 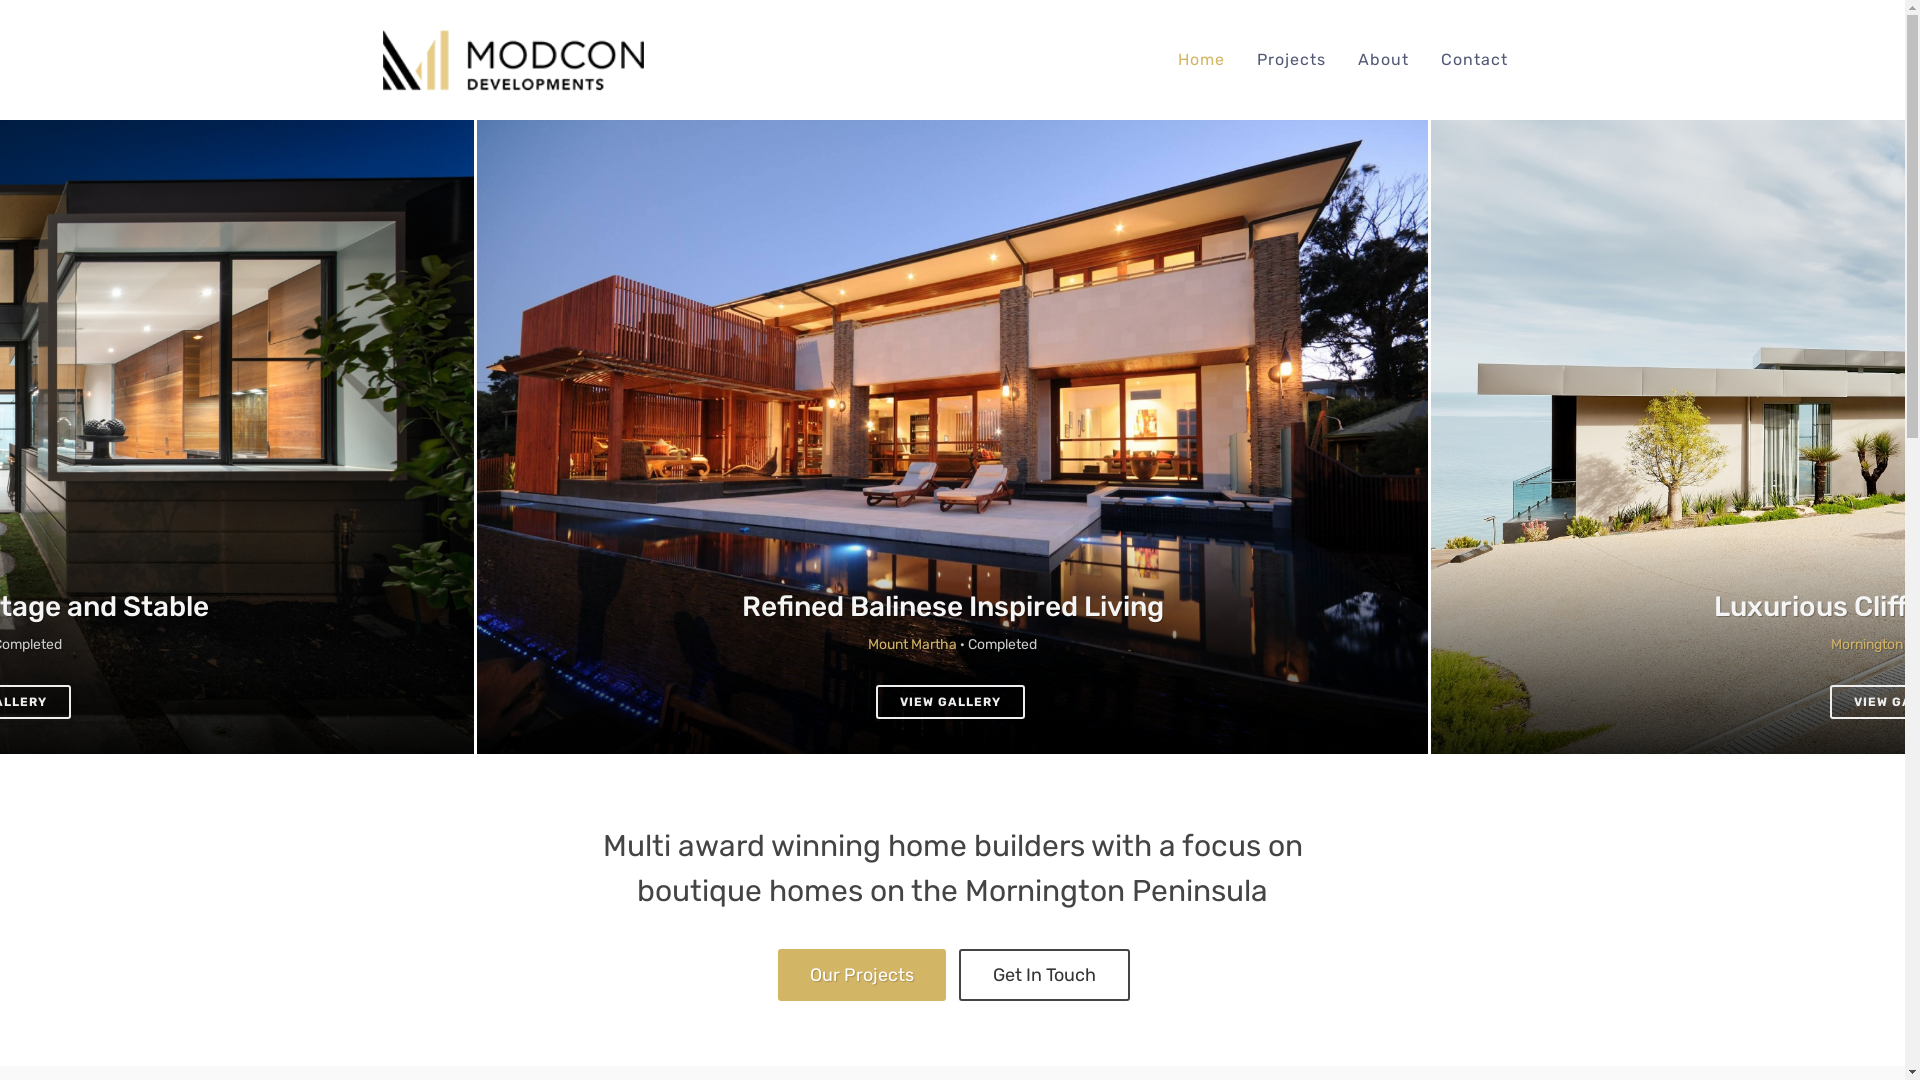 What do you see at coordinates (1474, 59) in the screenshot?
I see `'Contact'` at bounding box center [1474, 59].